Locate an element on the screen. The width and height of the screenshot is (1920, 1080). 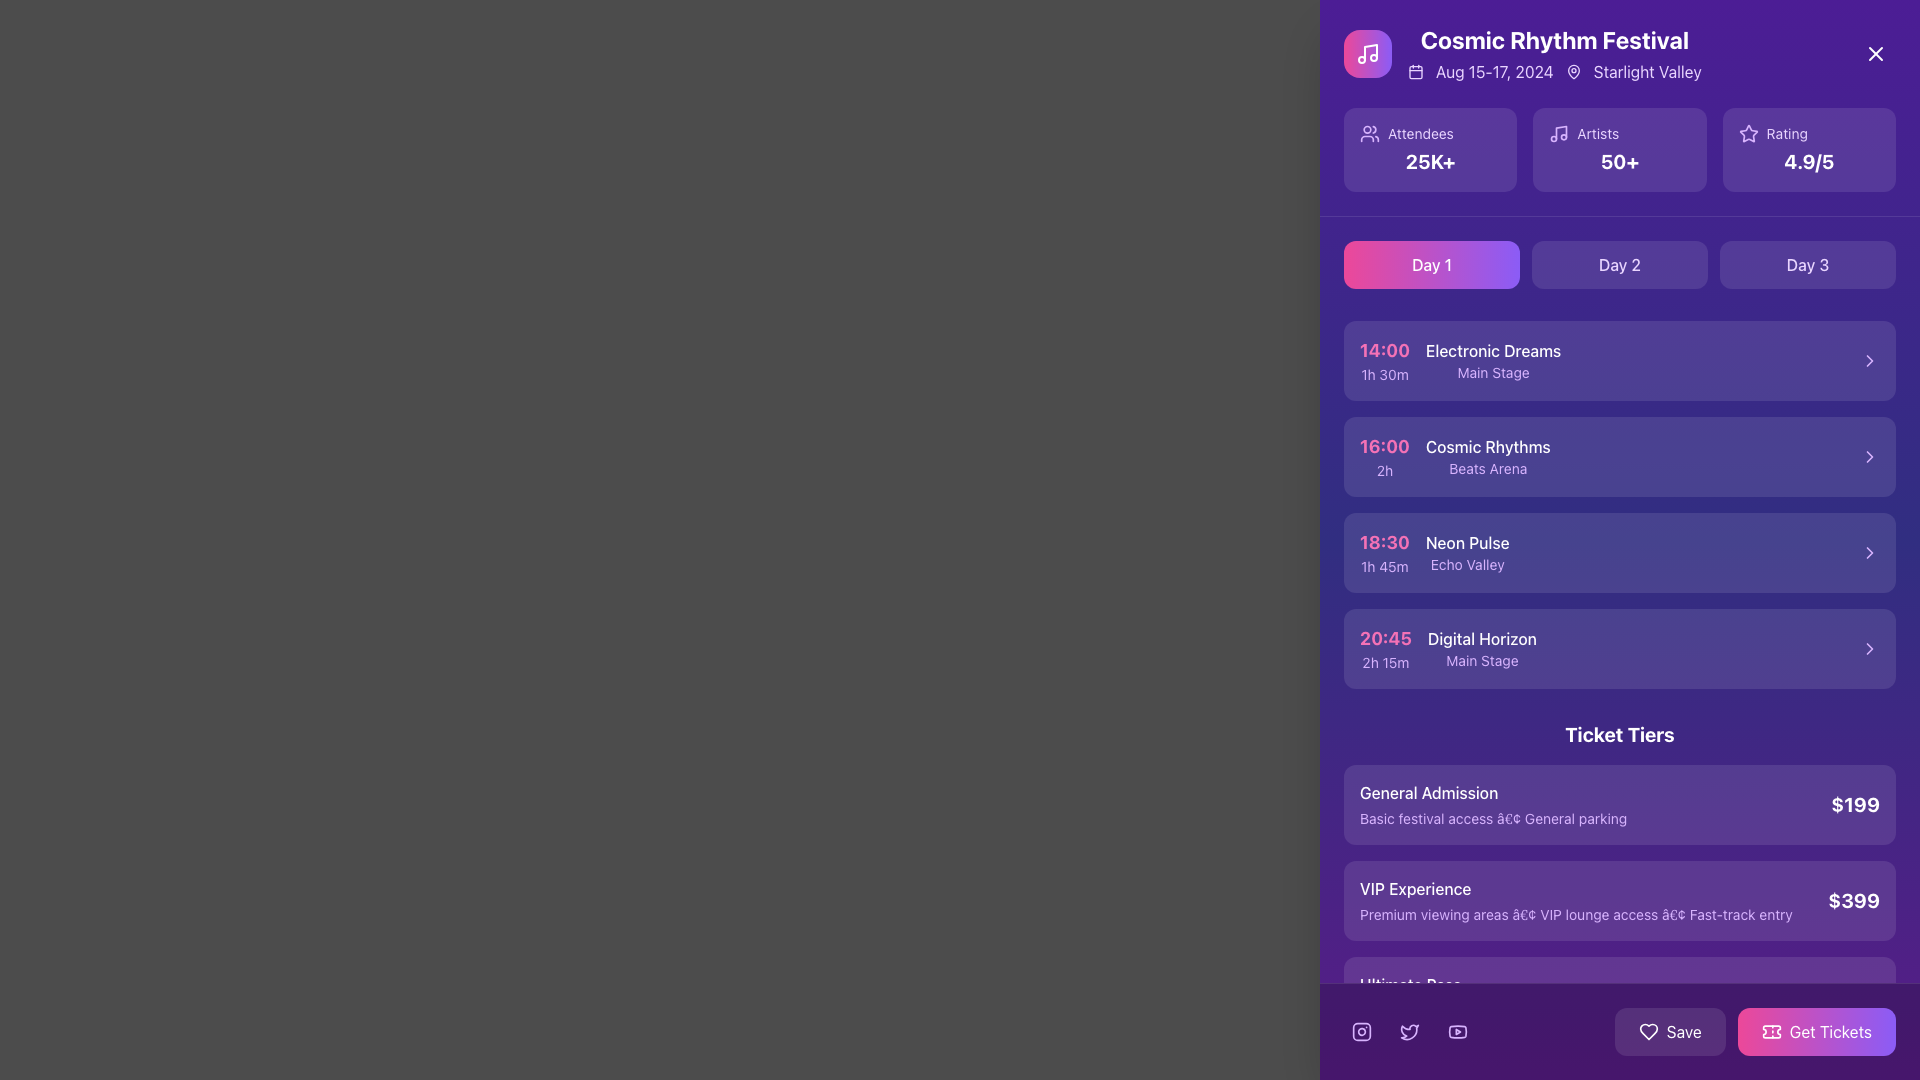
the second item in the 'Ticket Tiers' list is located at coordinates (1620, 901).